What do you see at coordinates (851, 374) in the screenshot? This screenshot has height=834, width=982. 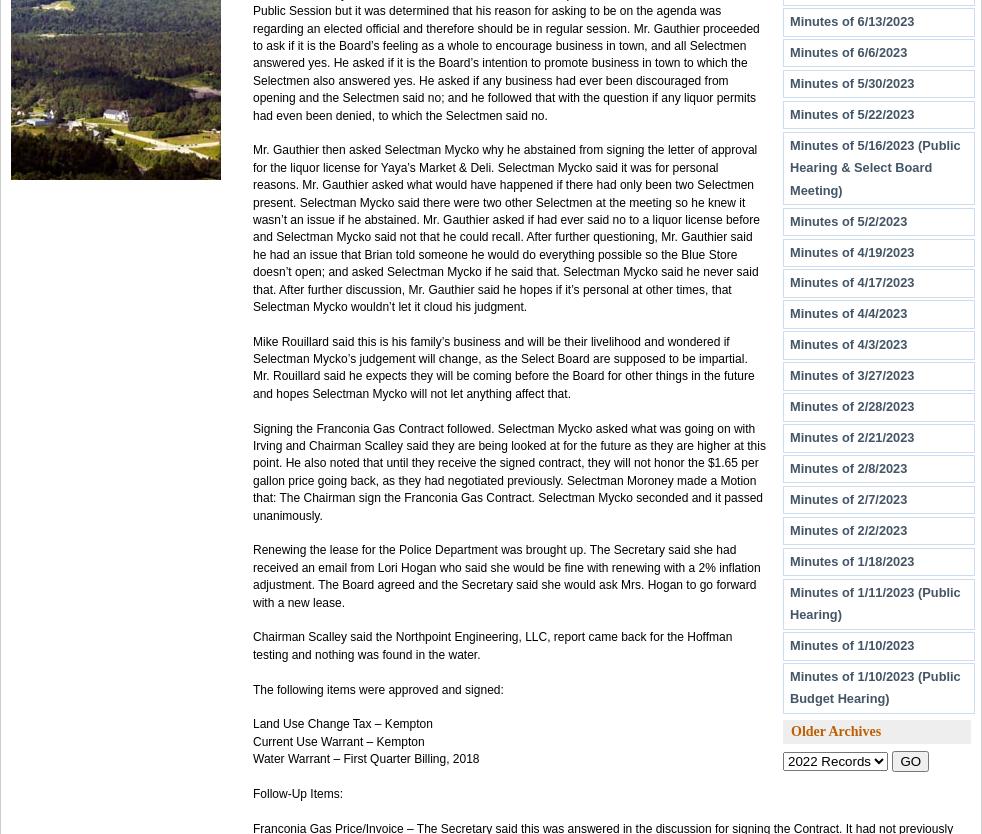 I see `'Minutes of 3/27/2023'` at bounding box center [851, 374].